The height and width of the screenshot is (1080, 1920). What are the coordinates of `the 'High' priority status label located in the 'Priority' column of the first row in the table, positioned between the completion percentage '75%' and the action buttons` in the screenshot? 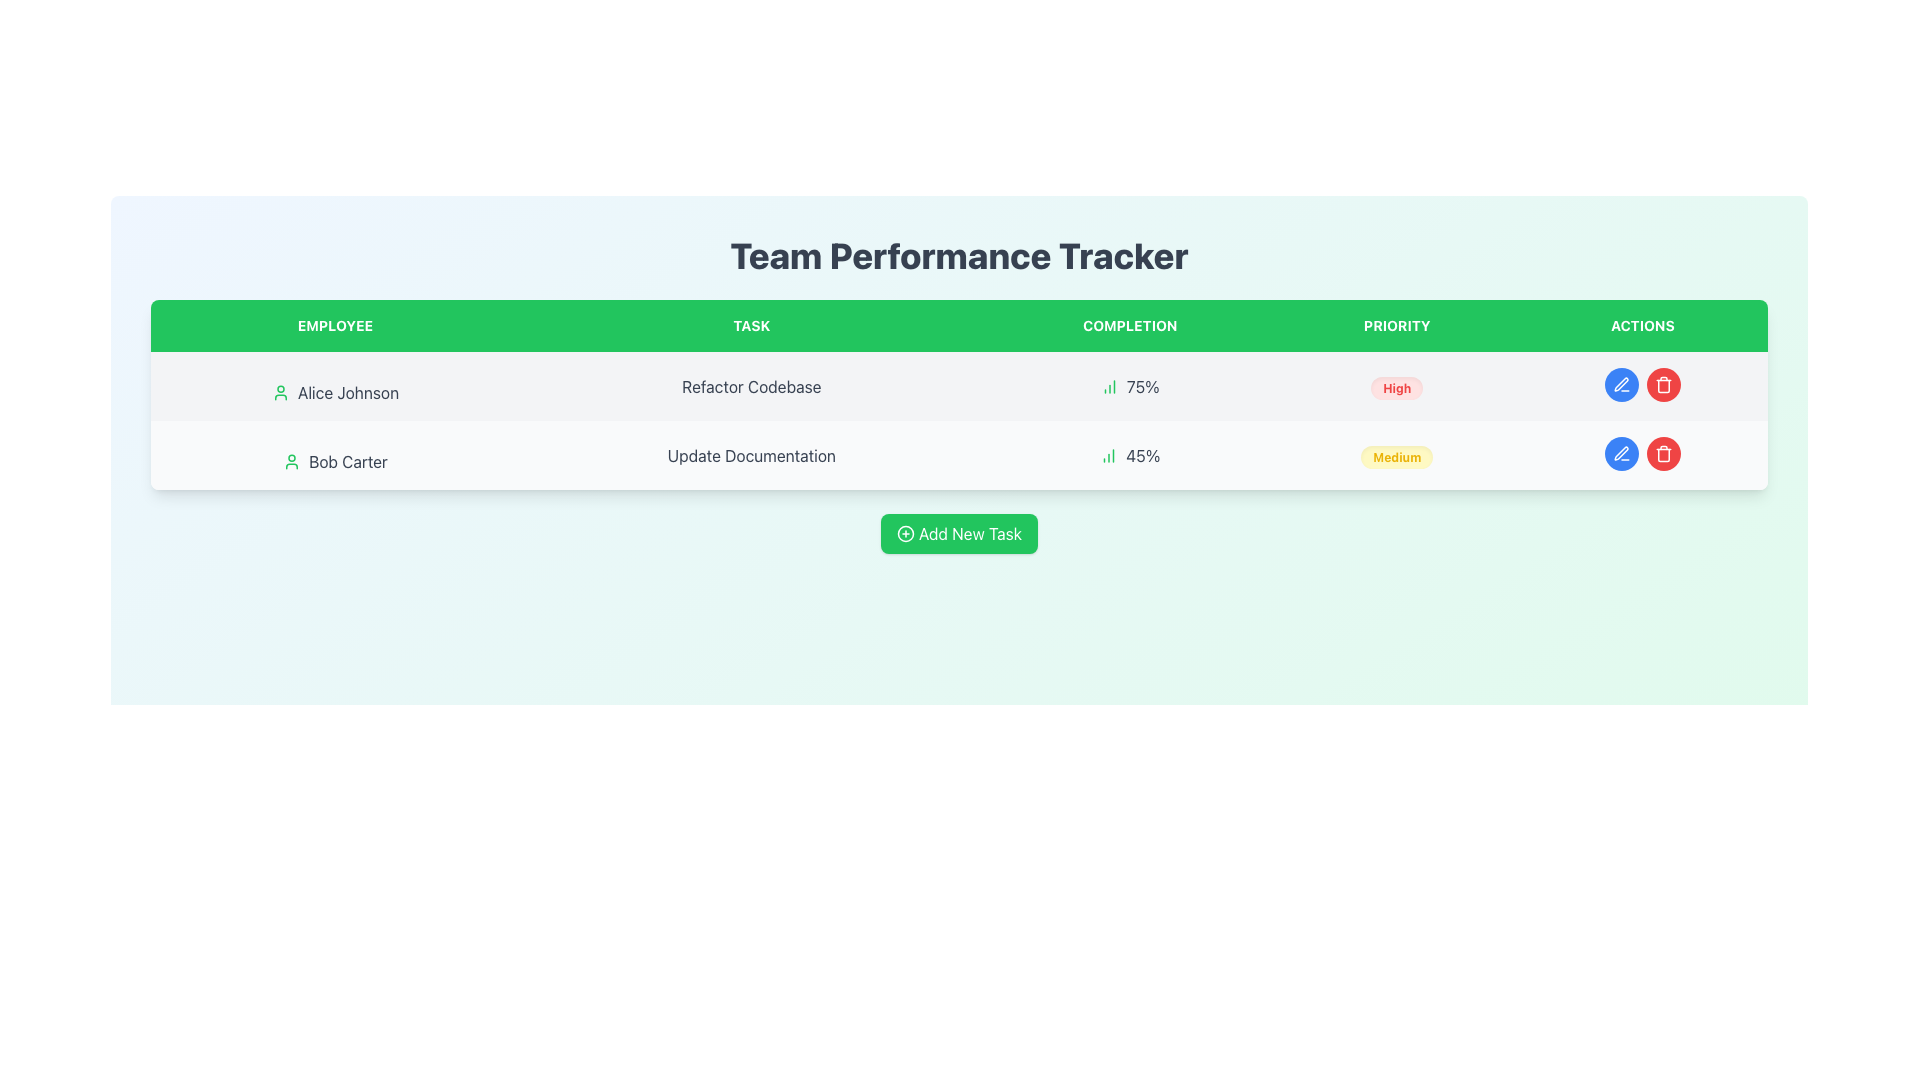 It's located at (1396, 388).